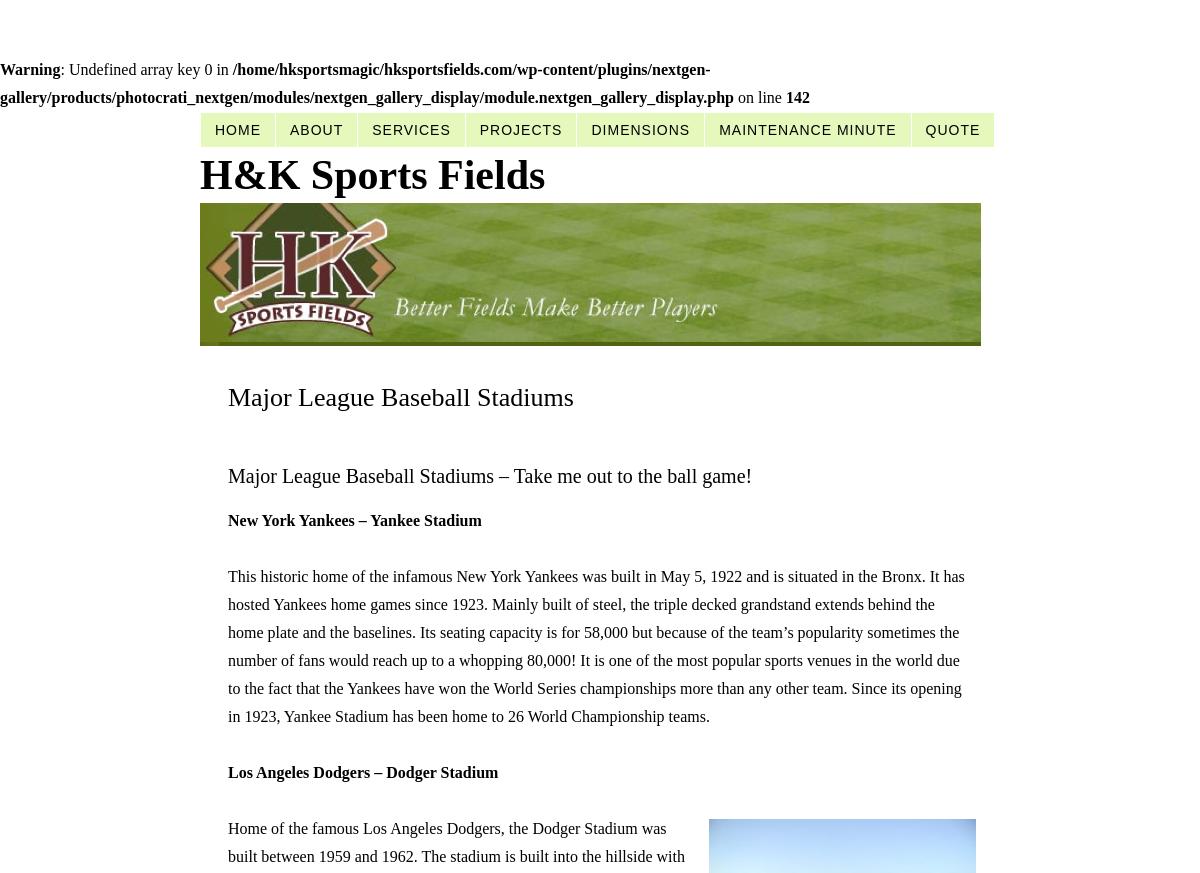  Describe the element at coordinates (227, 646) in the screenshot. I see `'This historic home of the infamous New York Yankees was built in May 5, 1922 and is situated in the Bronx.  It has hosted Yankees home games since 1923.  Mainly built of steel, the triple decked grandstand extends behind the home plate and the baselines.  Its seating capacity is for 58,000 but because of the team’s popularity sometimes the number of fans would reach up to a whopping 80,000!  It is one of the most popular sports venues in the world due to the fact that the Yankees have won the World Series championships more than any other team.  Since its opening in 1923, Yankee Stadium has been home to 26 World Championship teams.'` at that location.